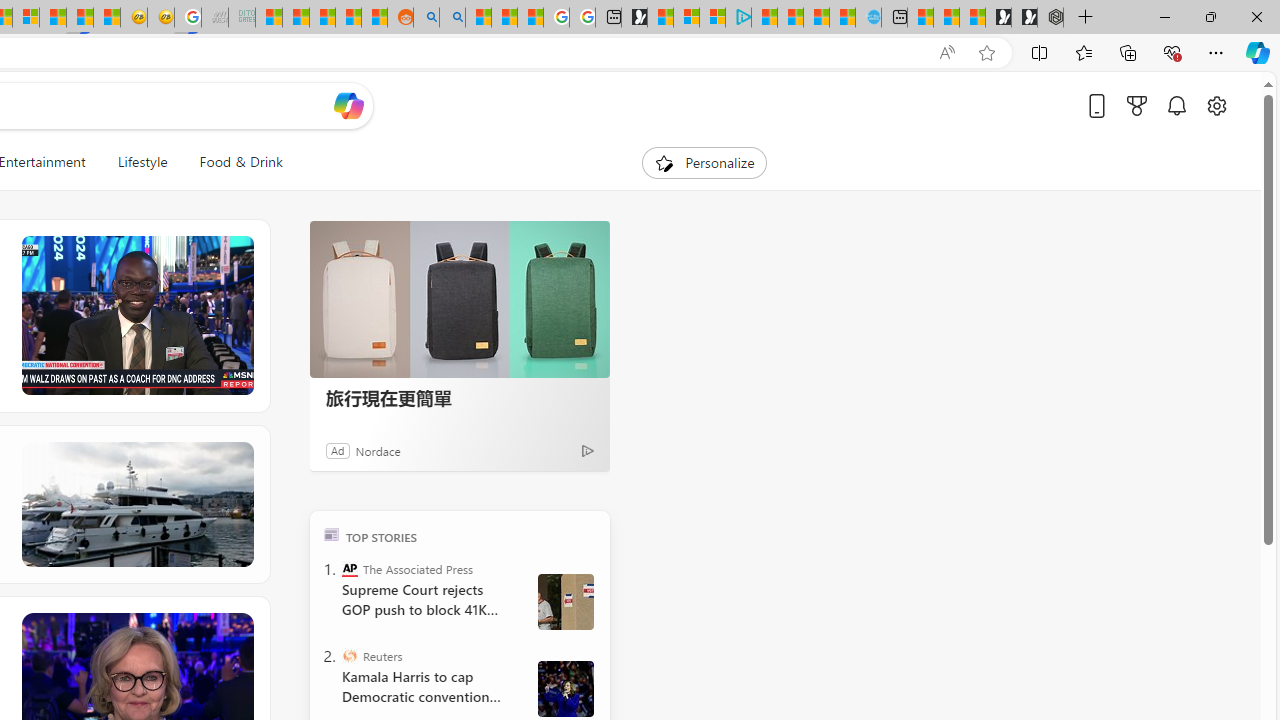 This screenshot has width=1280, height=720. Describe the element at coordinates (348, 17) in the screenshot. I see `'Student Loan Update: Forgiveness Program Ends This Month'` at that location.